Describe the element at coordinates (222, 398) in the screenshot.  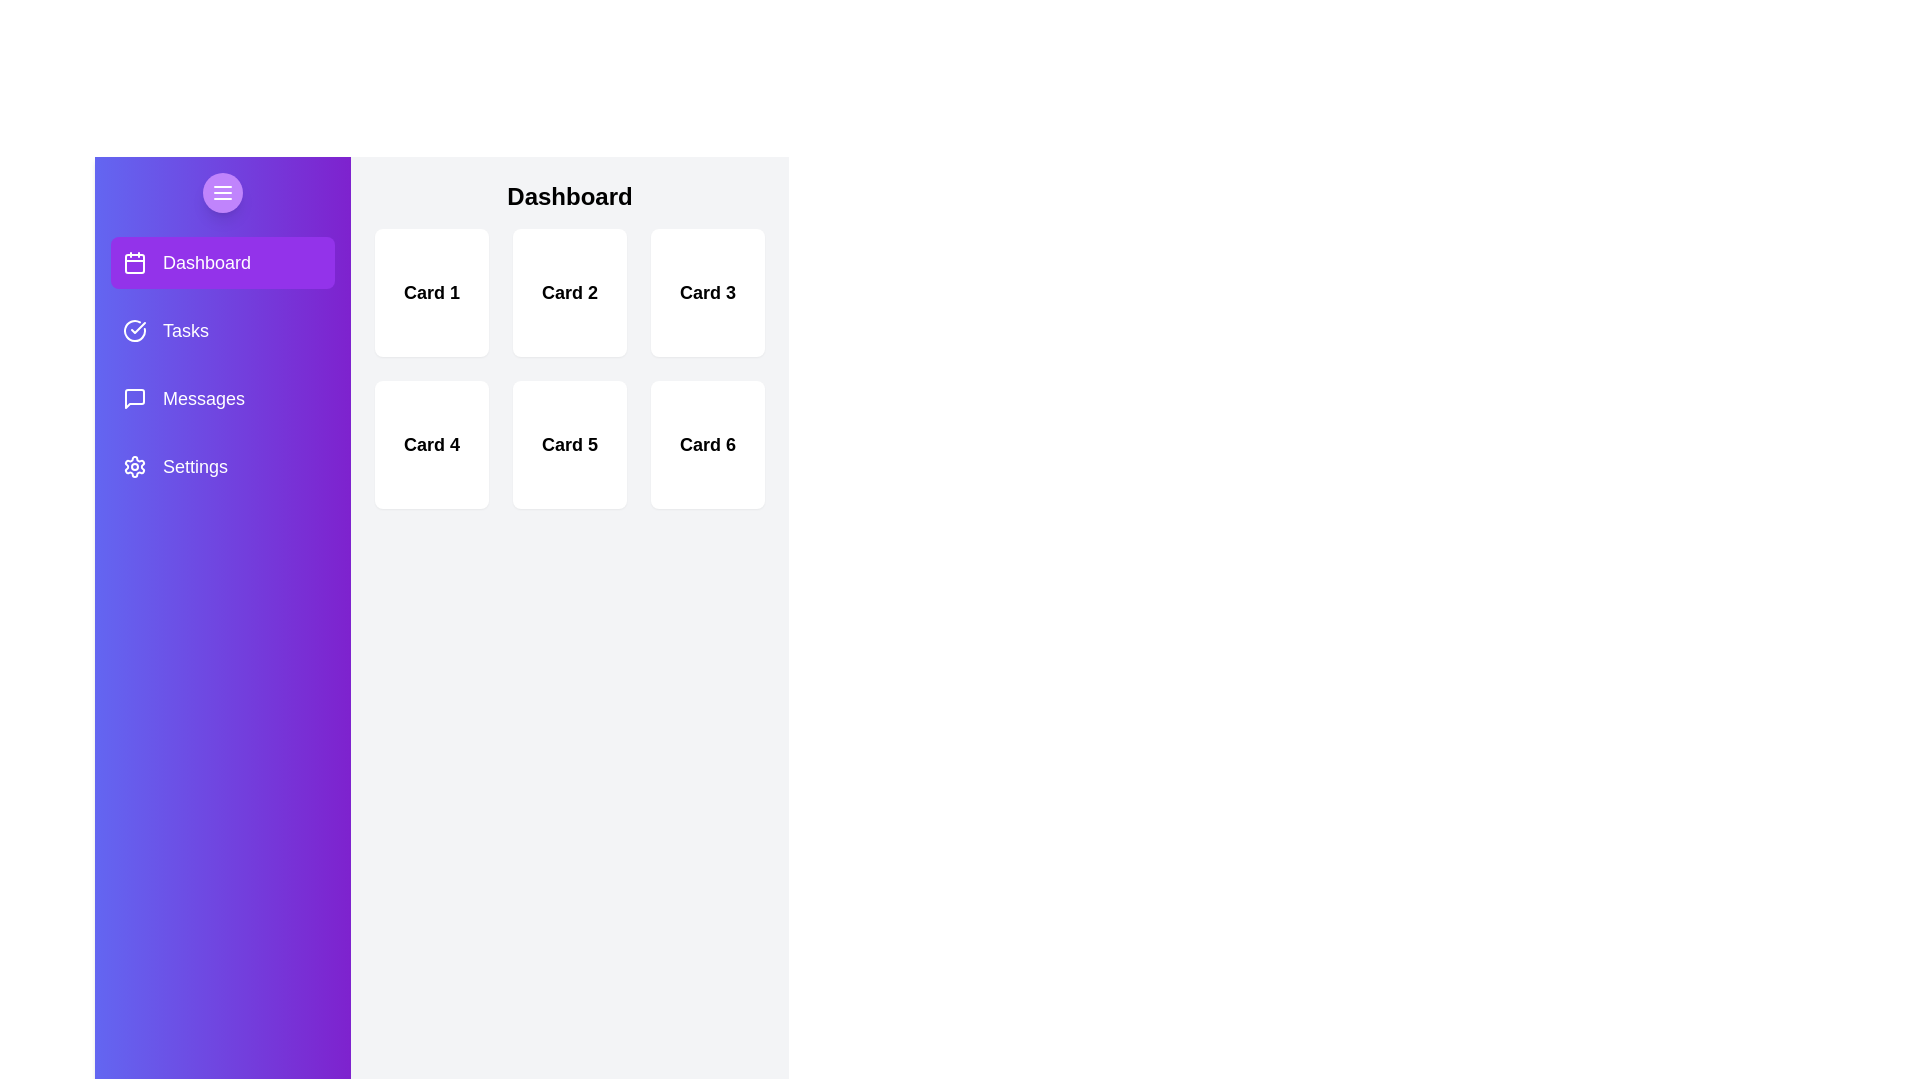
I see `the sidebar menu section labeled Messages` at that location.